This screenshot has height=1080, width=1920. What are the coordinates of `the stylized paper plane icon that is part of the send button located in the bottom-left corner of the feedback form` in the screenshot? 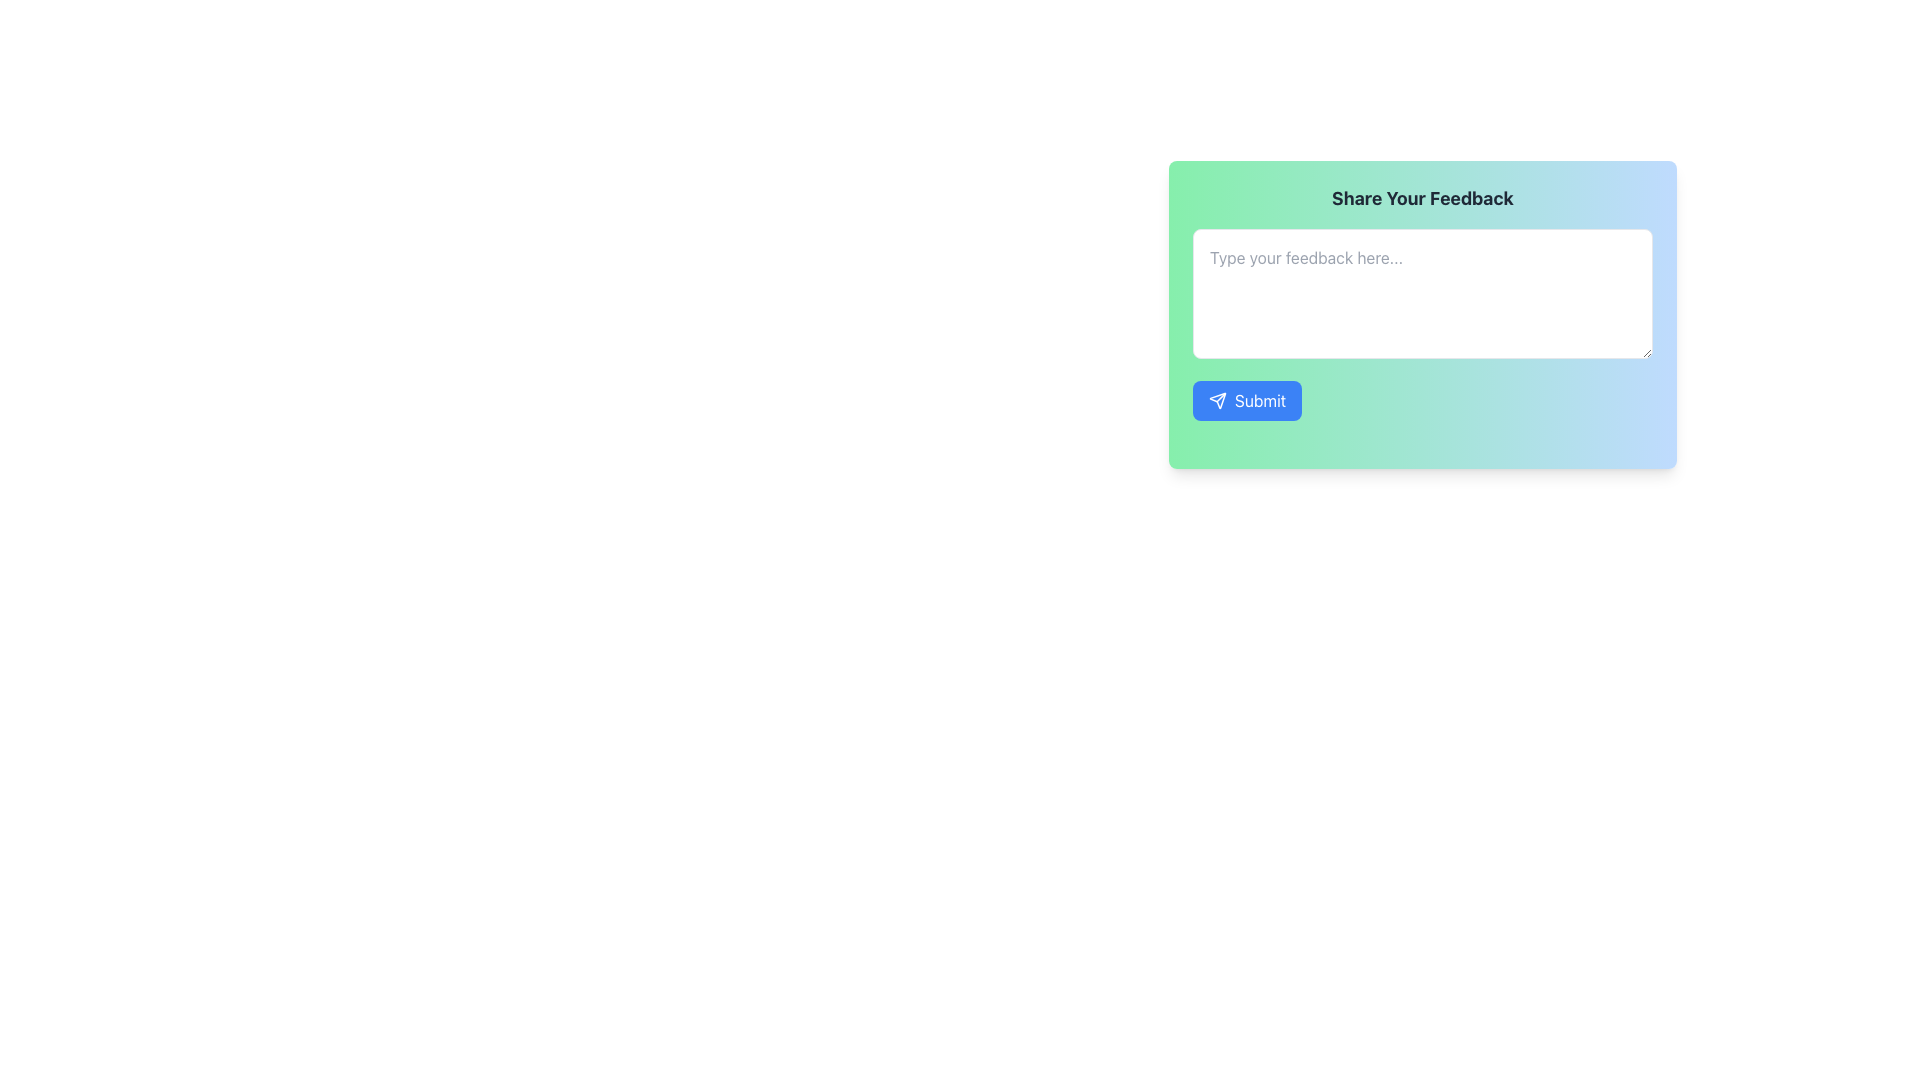 It's located at (1217, 401).